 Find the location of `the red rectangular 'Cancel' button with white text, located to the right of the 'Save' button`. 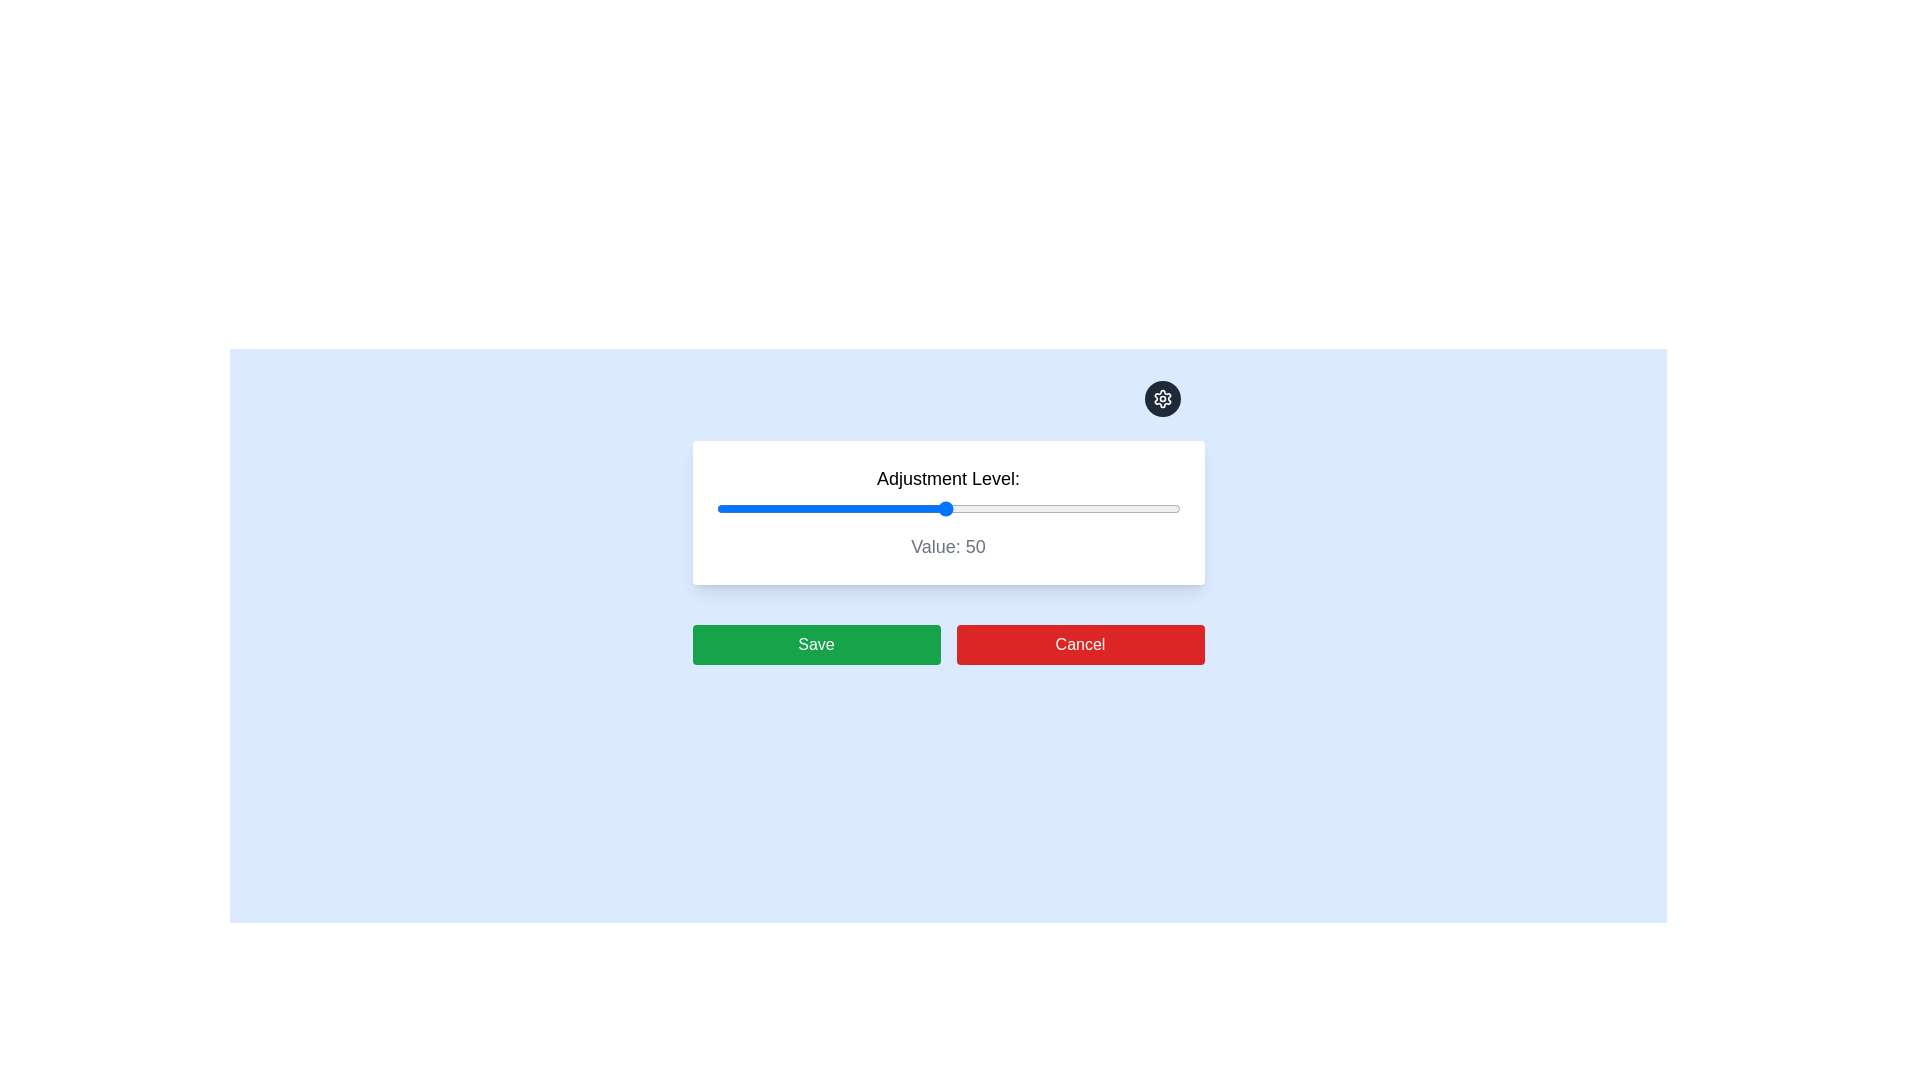

the red rectangular 'Cancel' button with white text, located to the right of the 'Save' button is located at coordinates (1079, 644).